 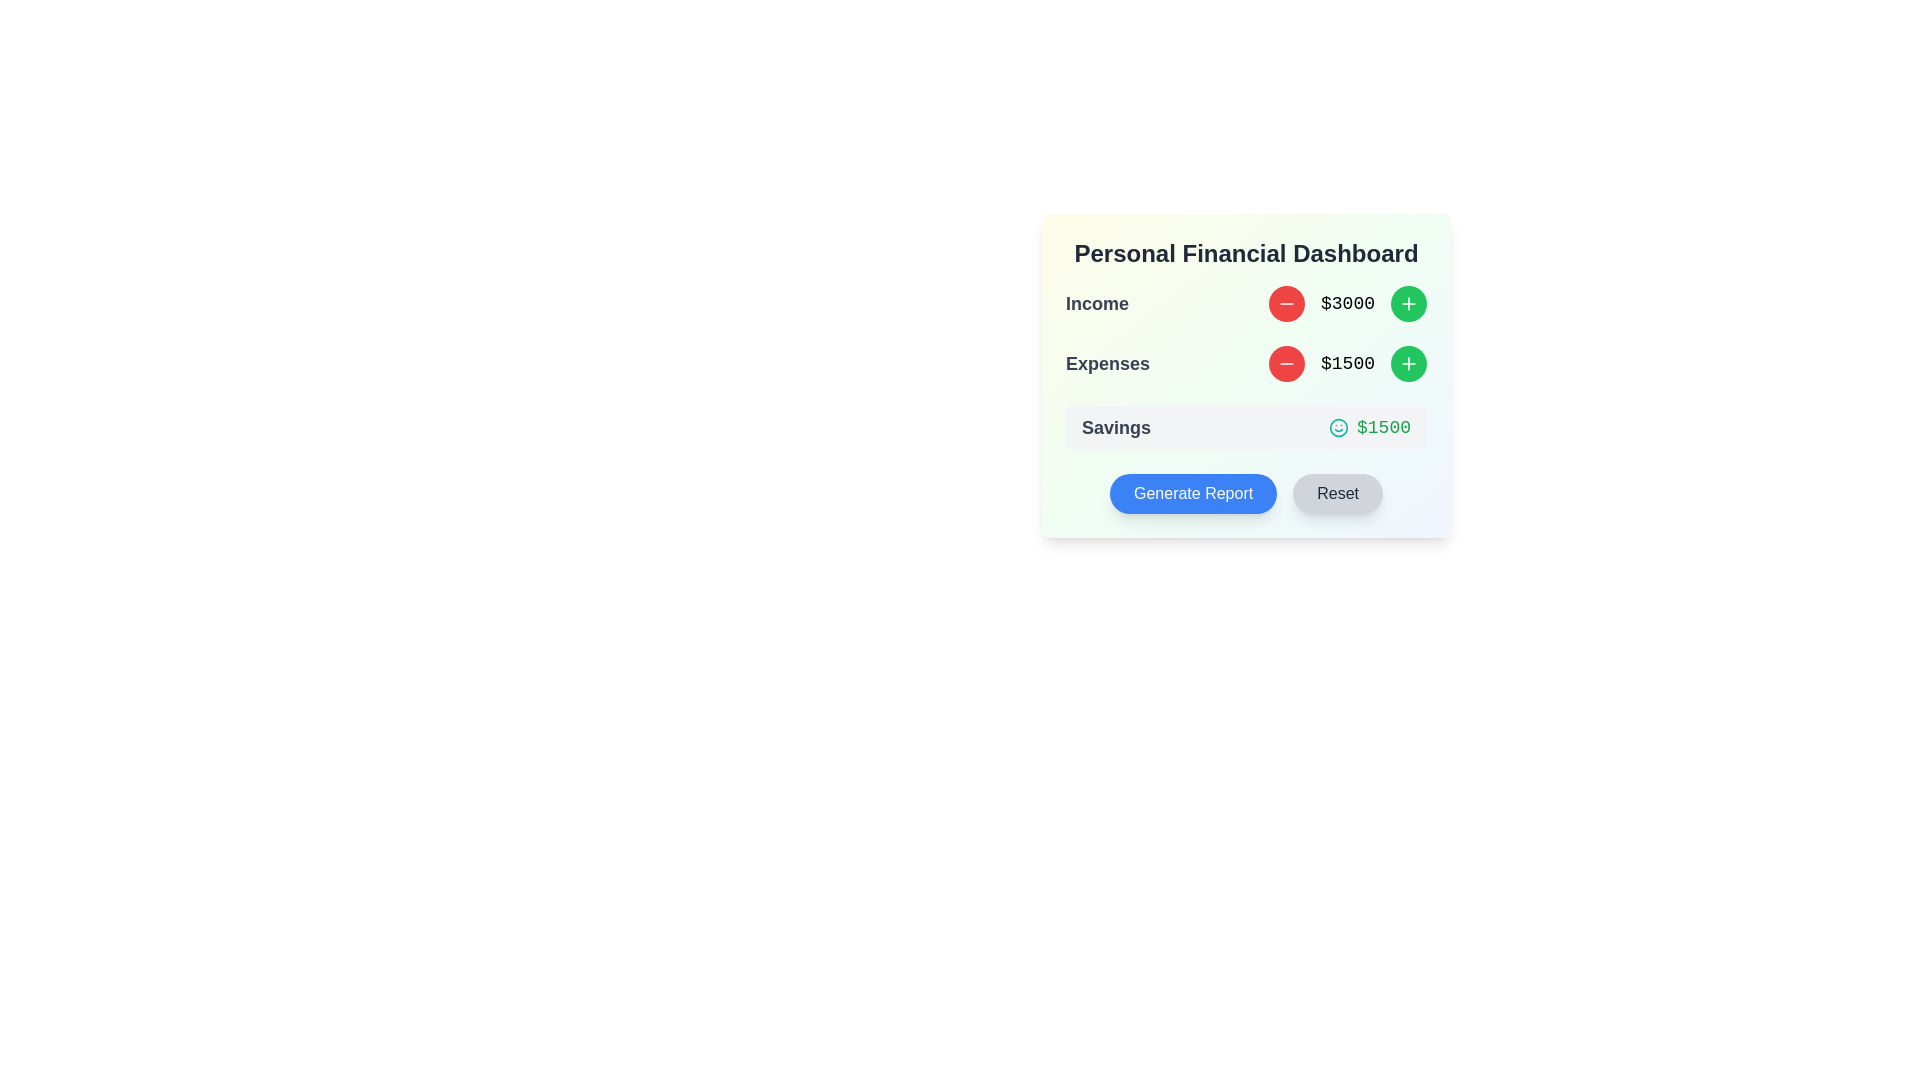 What do you see at coordinates (1245, 427) in the screenshot?
I see `the informational display section that shows the total savings amount available to the user, located below the 'Income' and 'Expenses' sections on the financial summary dashboard` at bounding box center [1245, 427].